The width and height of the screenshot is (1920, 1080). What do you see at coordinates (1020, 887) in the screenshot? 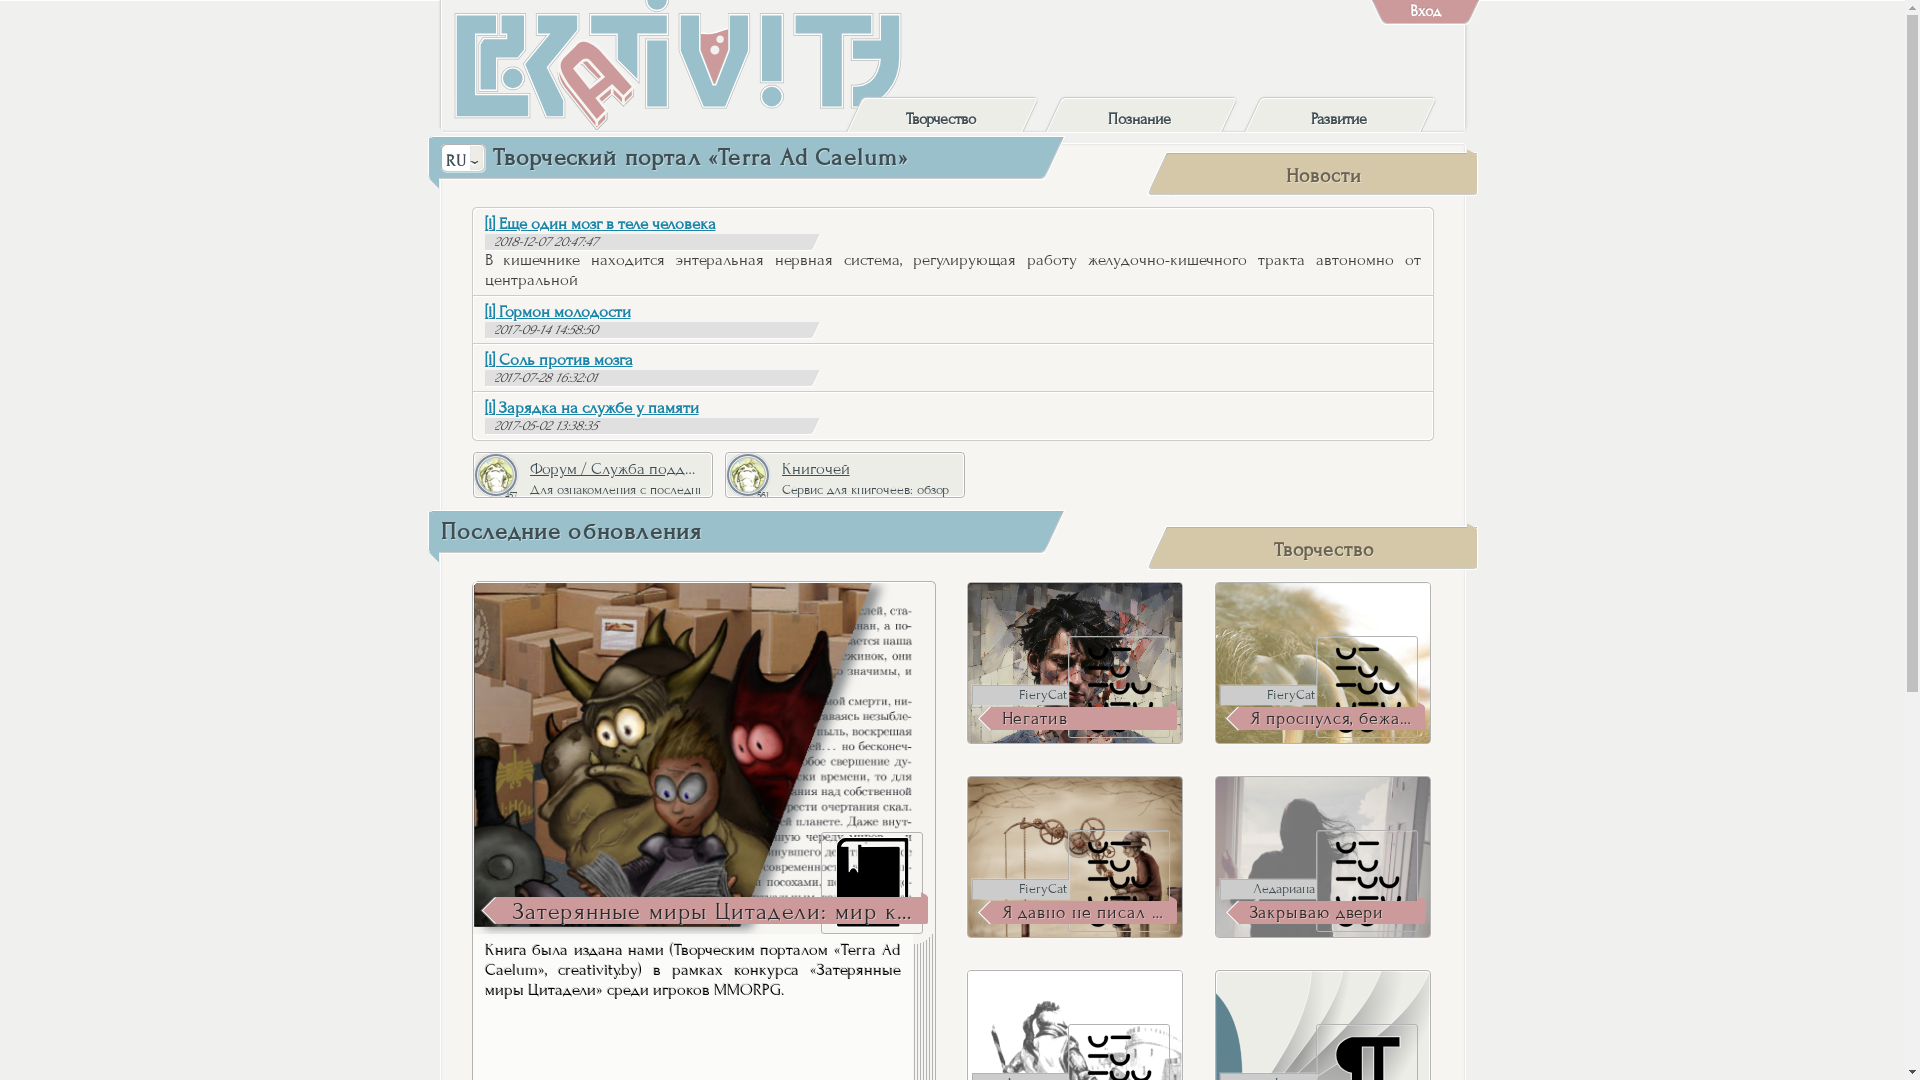
I see `'FieryCat'` at bounding box center [1020, 887].